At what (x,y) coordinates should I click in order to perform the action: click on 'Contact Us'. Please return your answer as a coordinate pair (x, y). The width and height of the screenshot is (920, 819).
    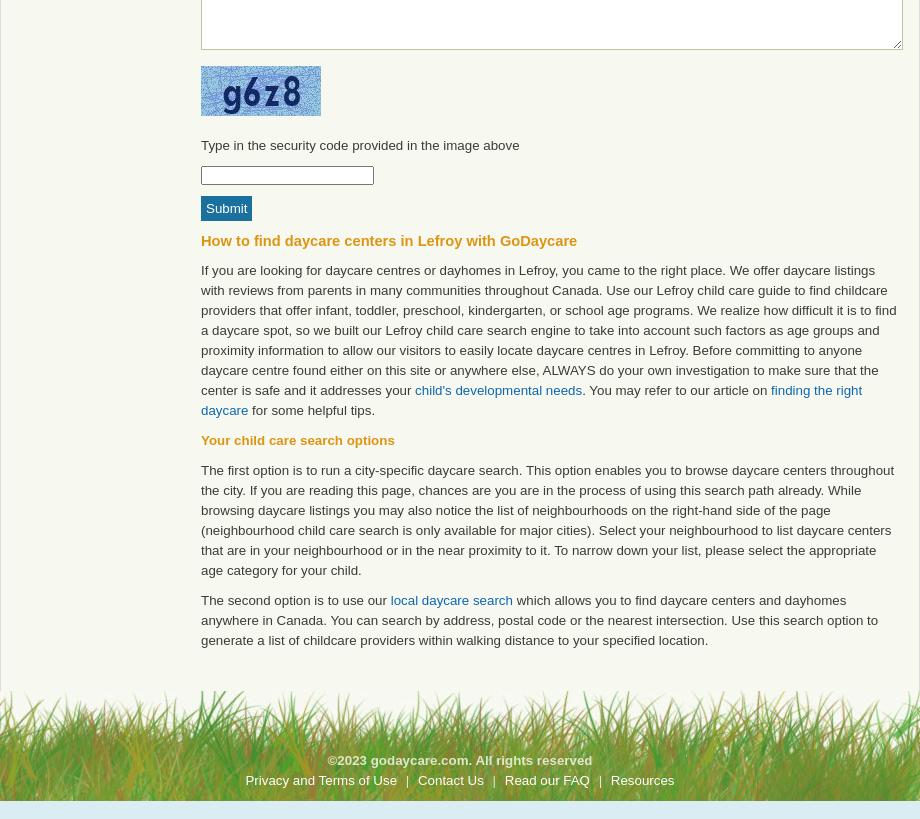
    Looking at the image, I should click on (448, 780).